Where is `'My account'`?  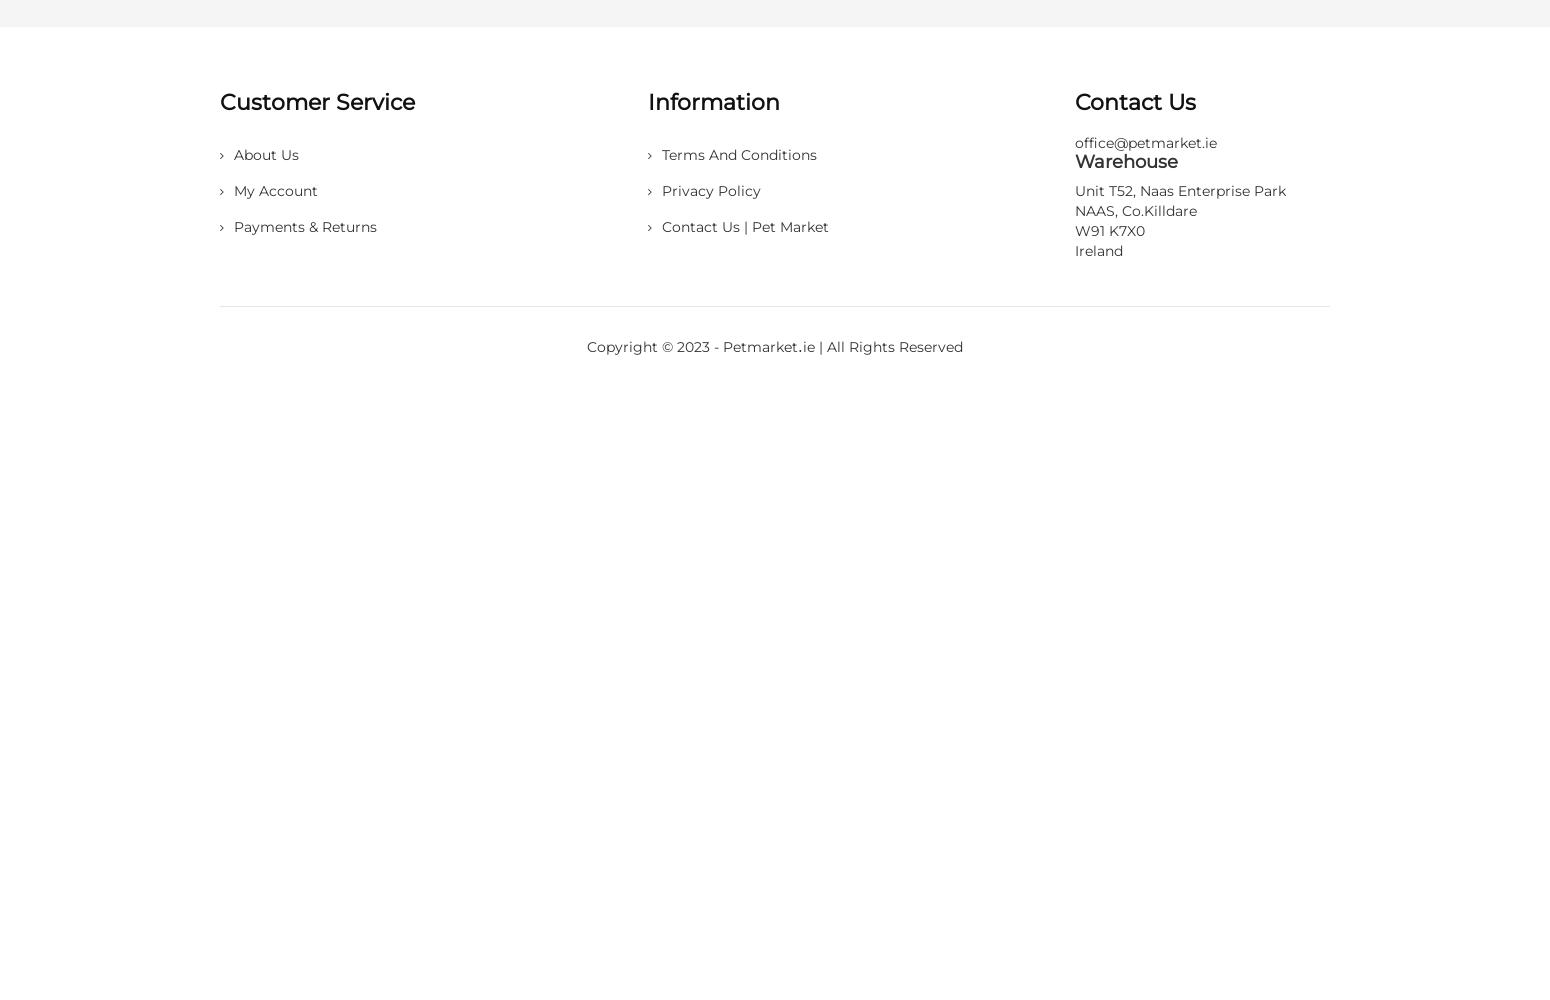
'My account' is located at coordinates (276, 190).